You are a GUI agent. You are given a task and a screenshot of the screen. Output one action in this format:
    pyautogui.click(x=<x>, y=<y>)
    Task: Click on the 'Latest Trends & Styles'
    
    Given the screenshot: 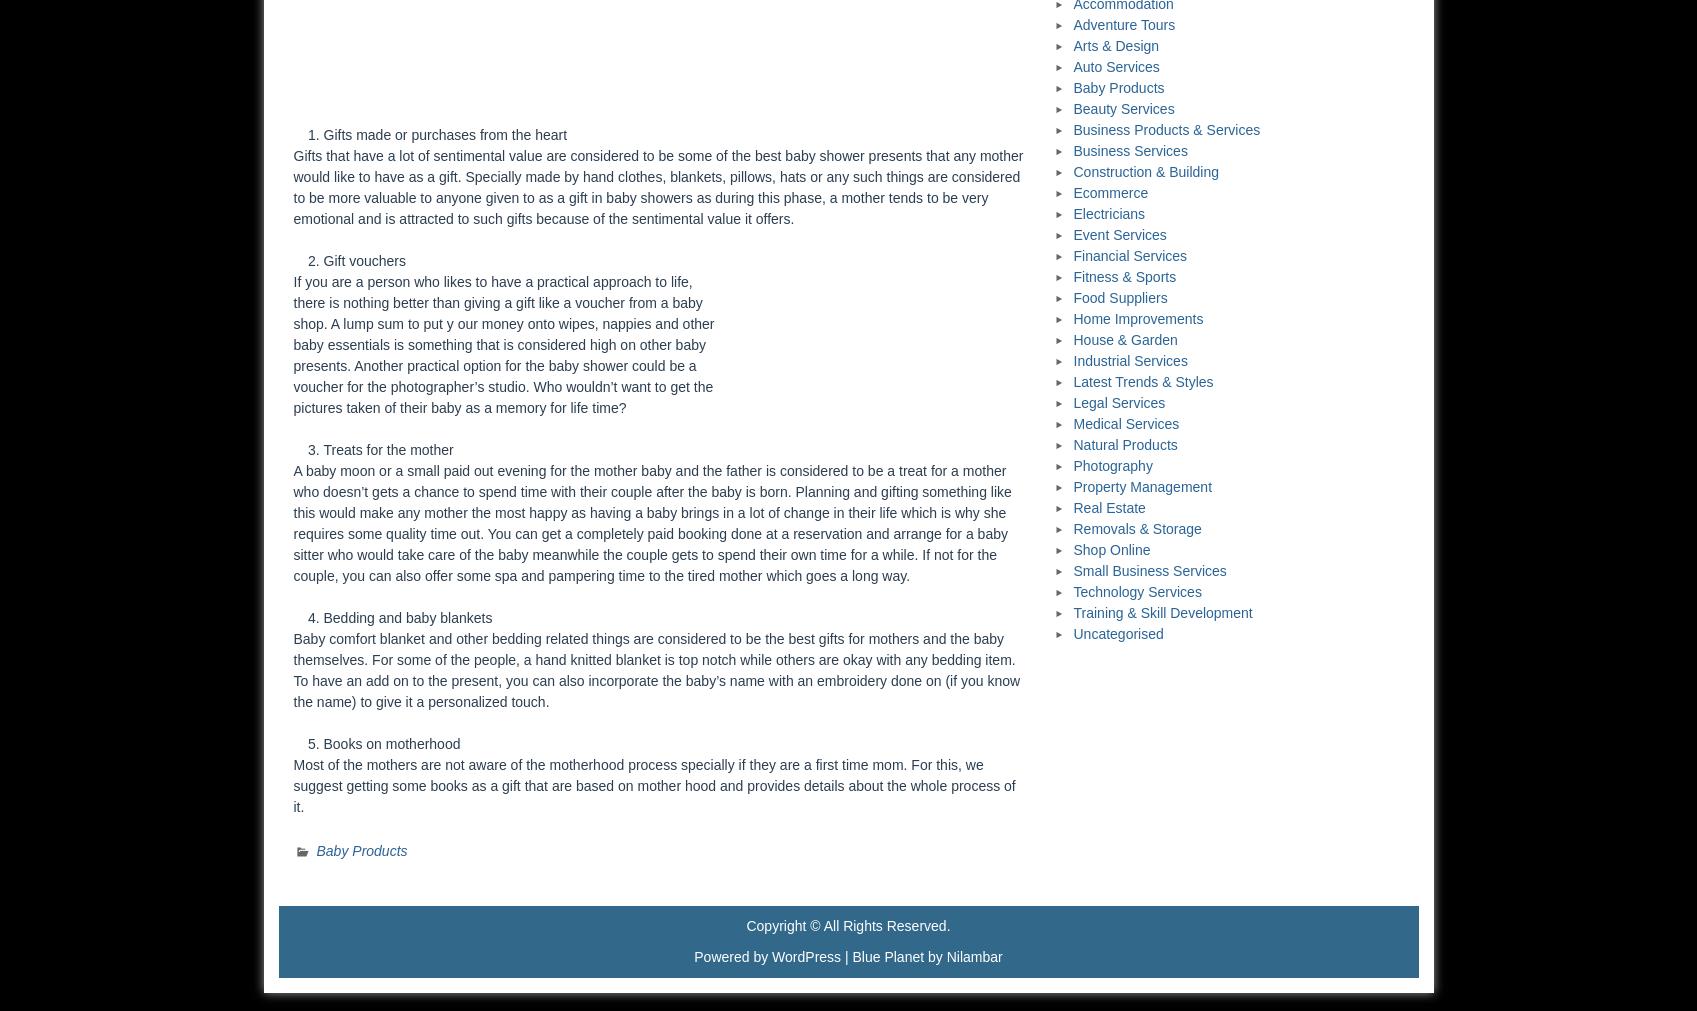 What is the action you would take?
    pyautogui.click(x=1142, y=380)
    